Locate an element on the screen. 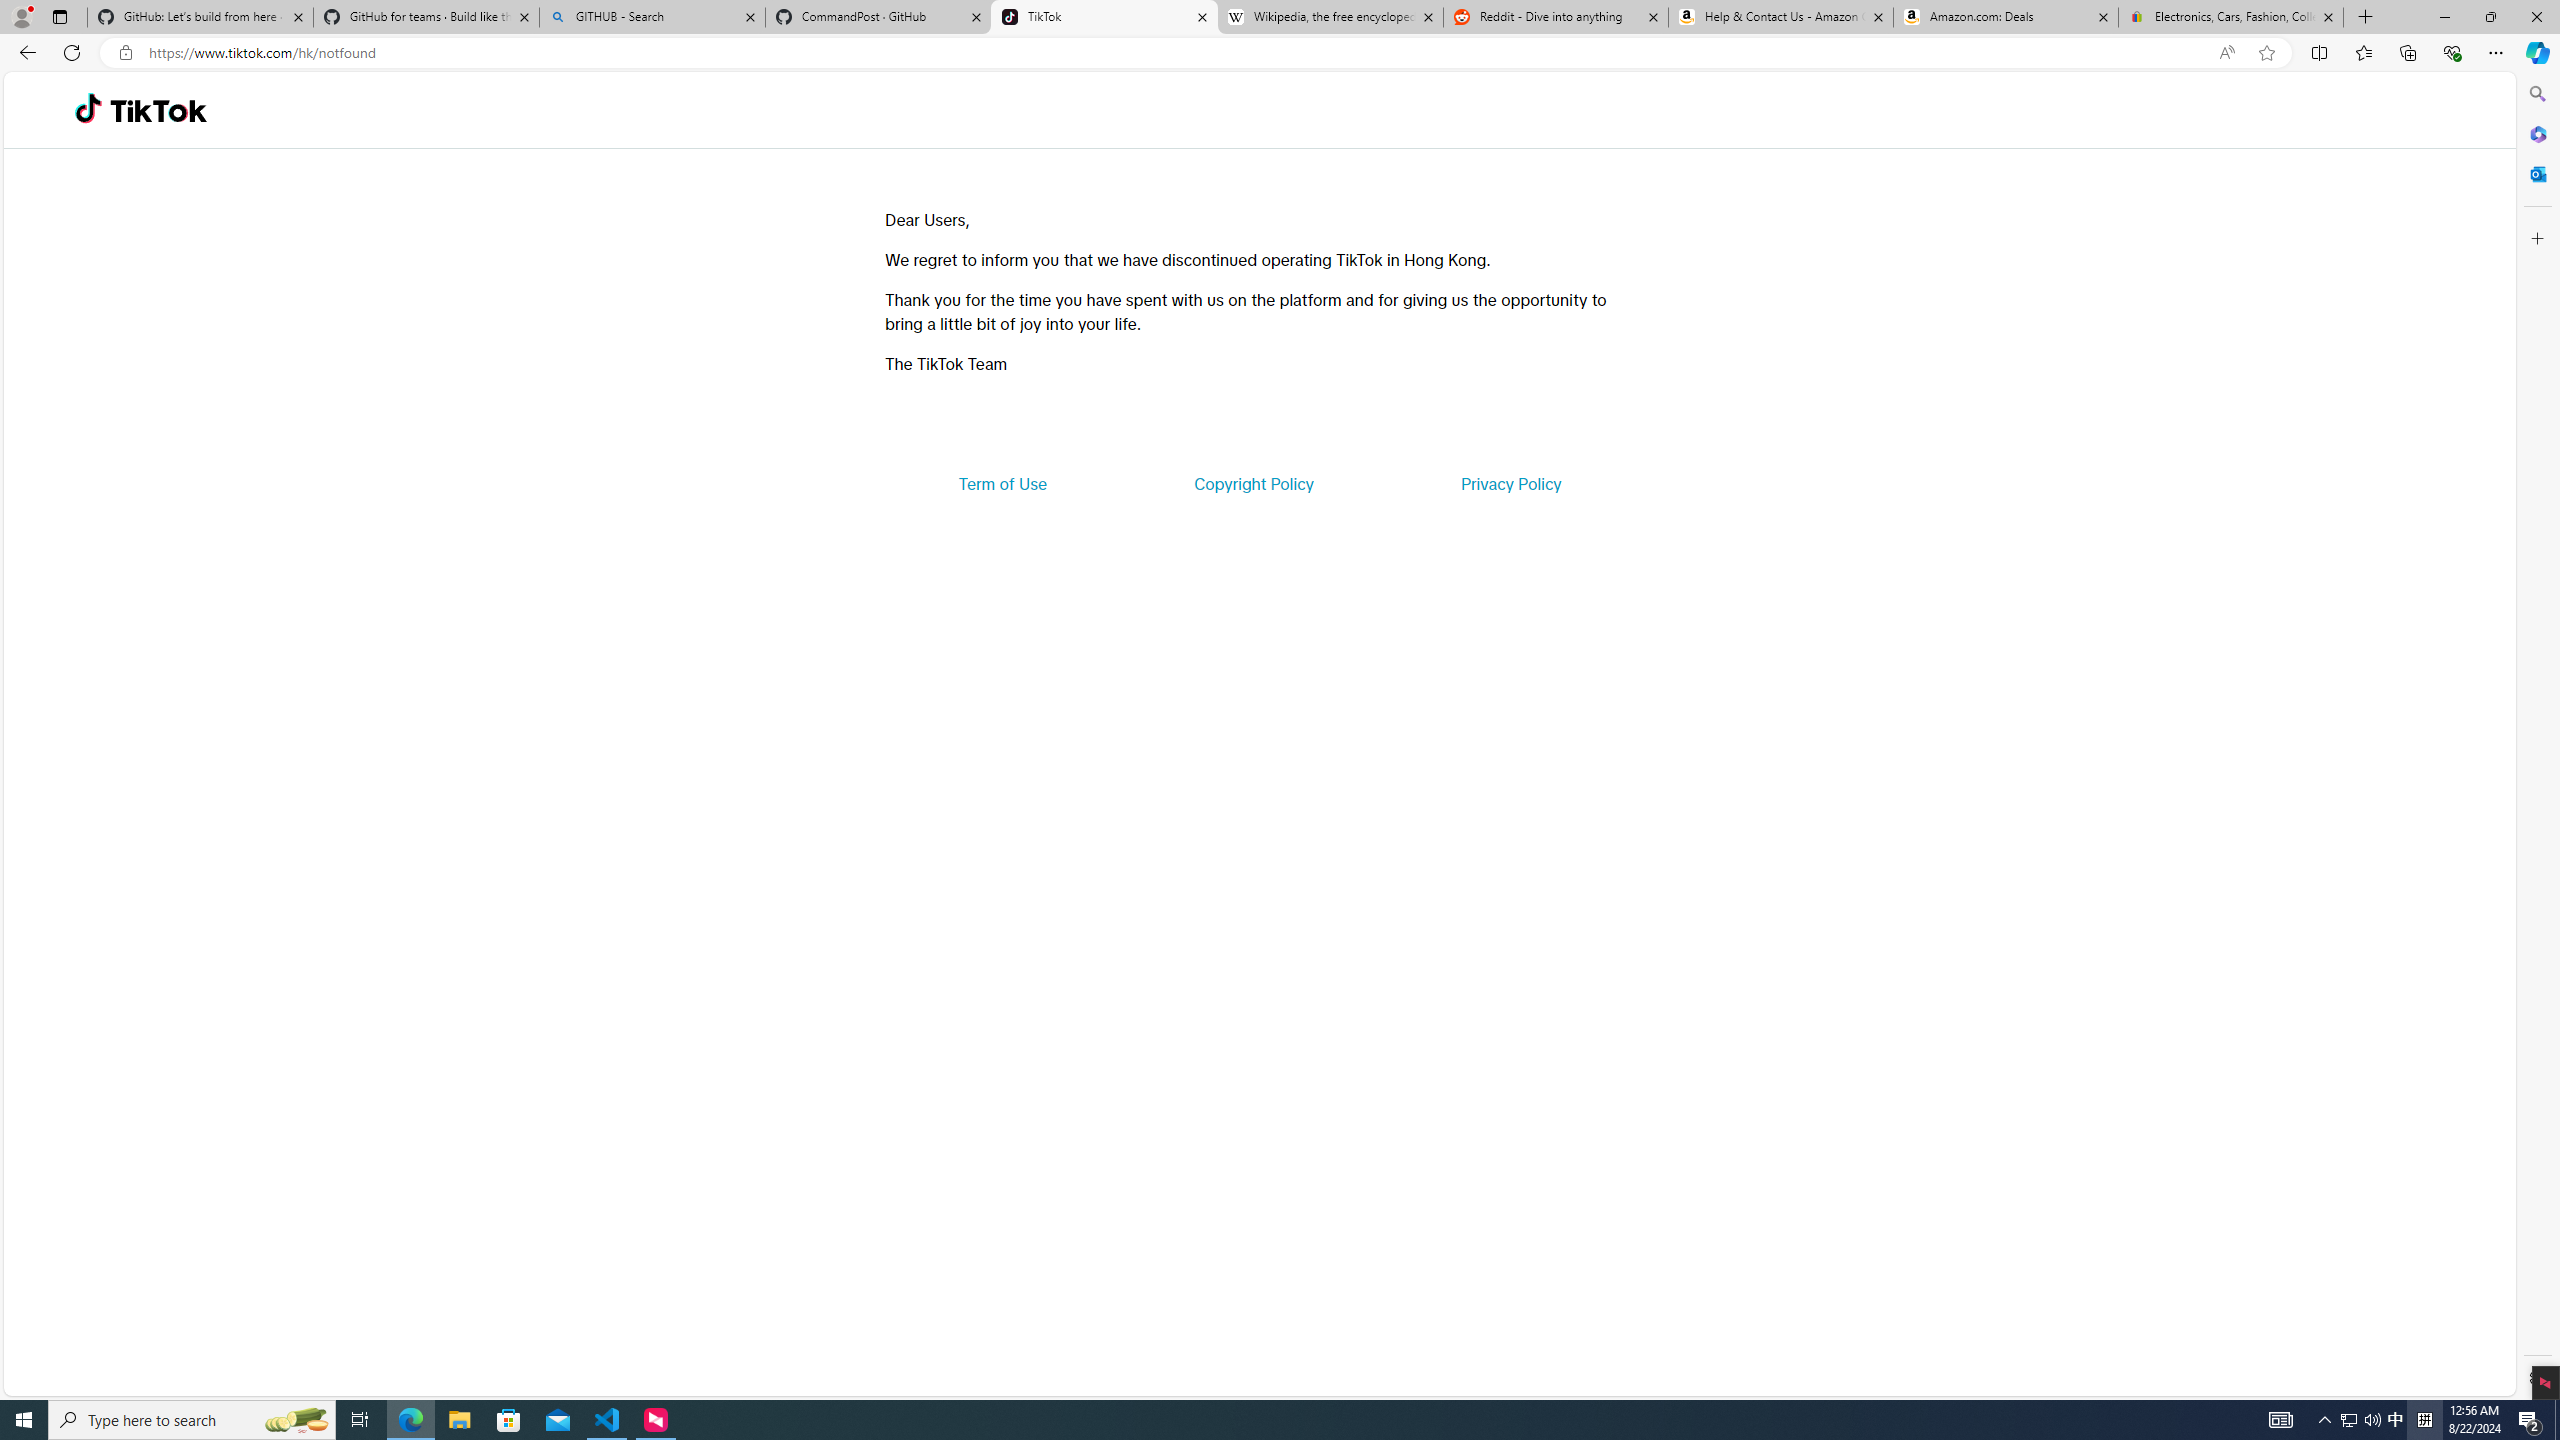 This screenshot has height=1440, width=2560. 'Wikipedia, the free encyclopedia' is located at coordinates (1328, 16).